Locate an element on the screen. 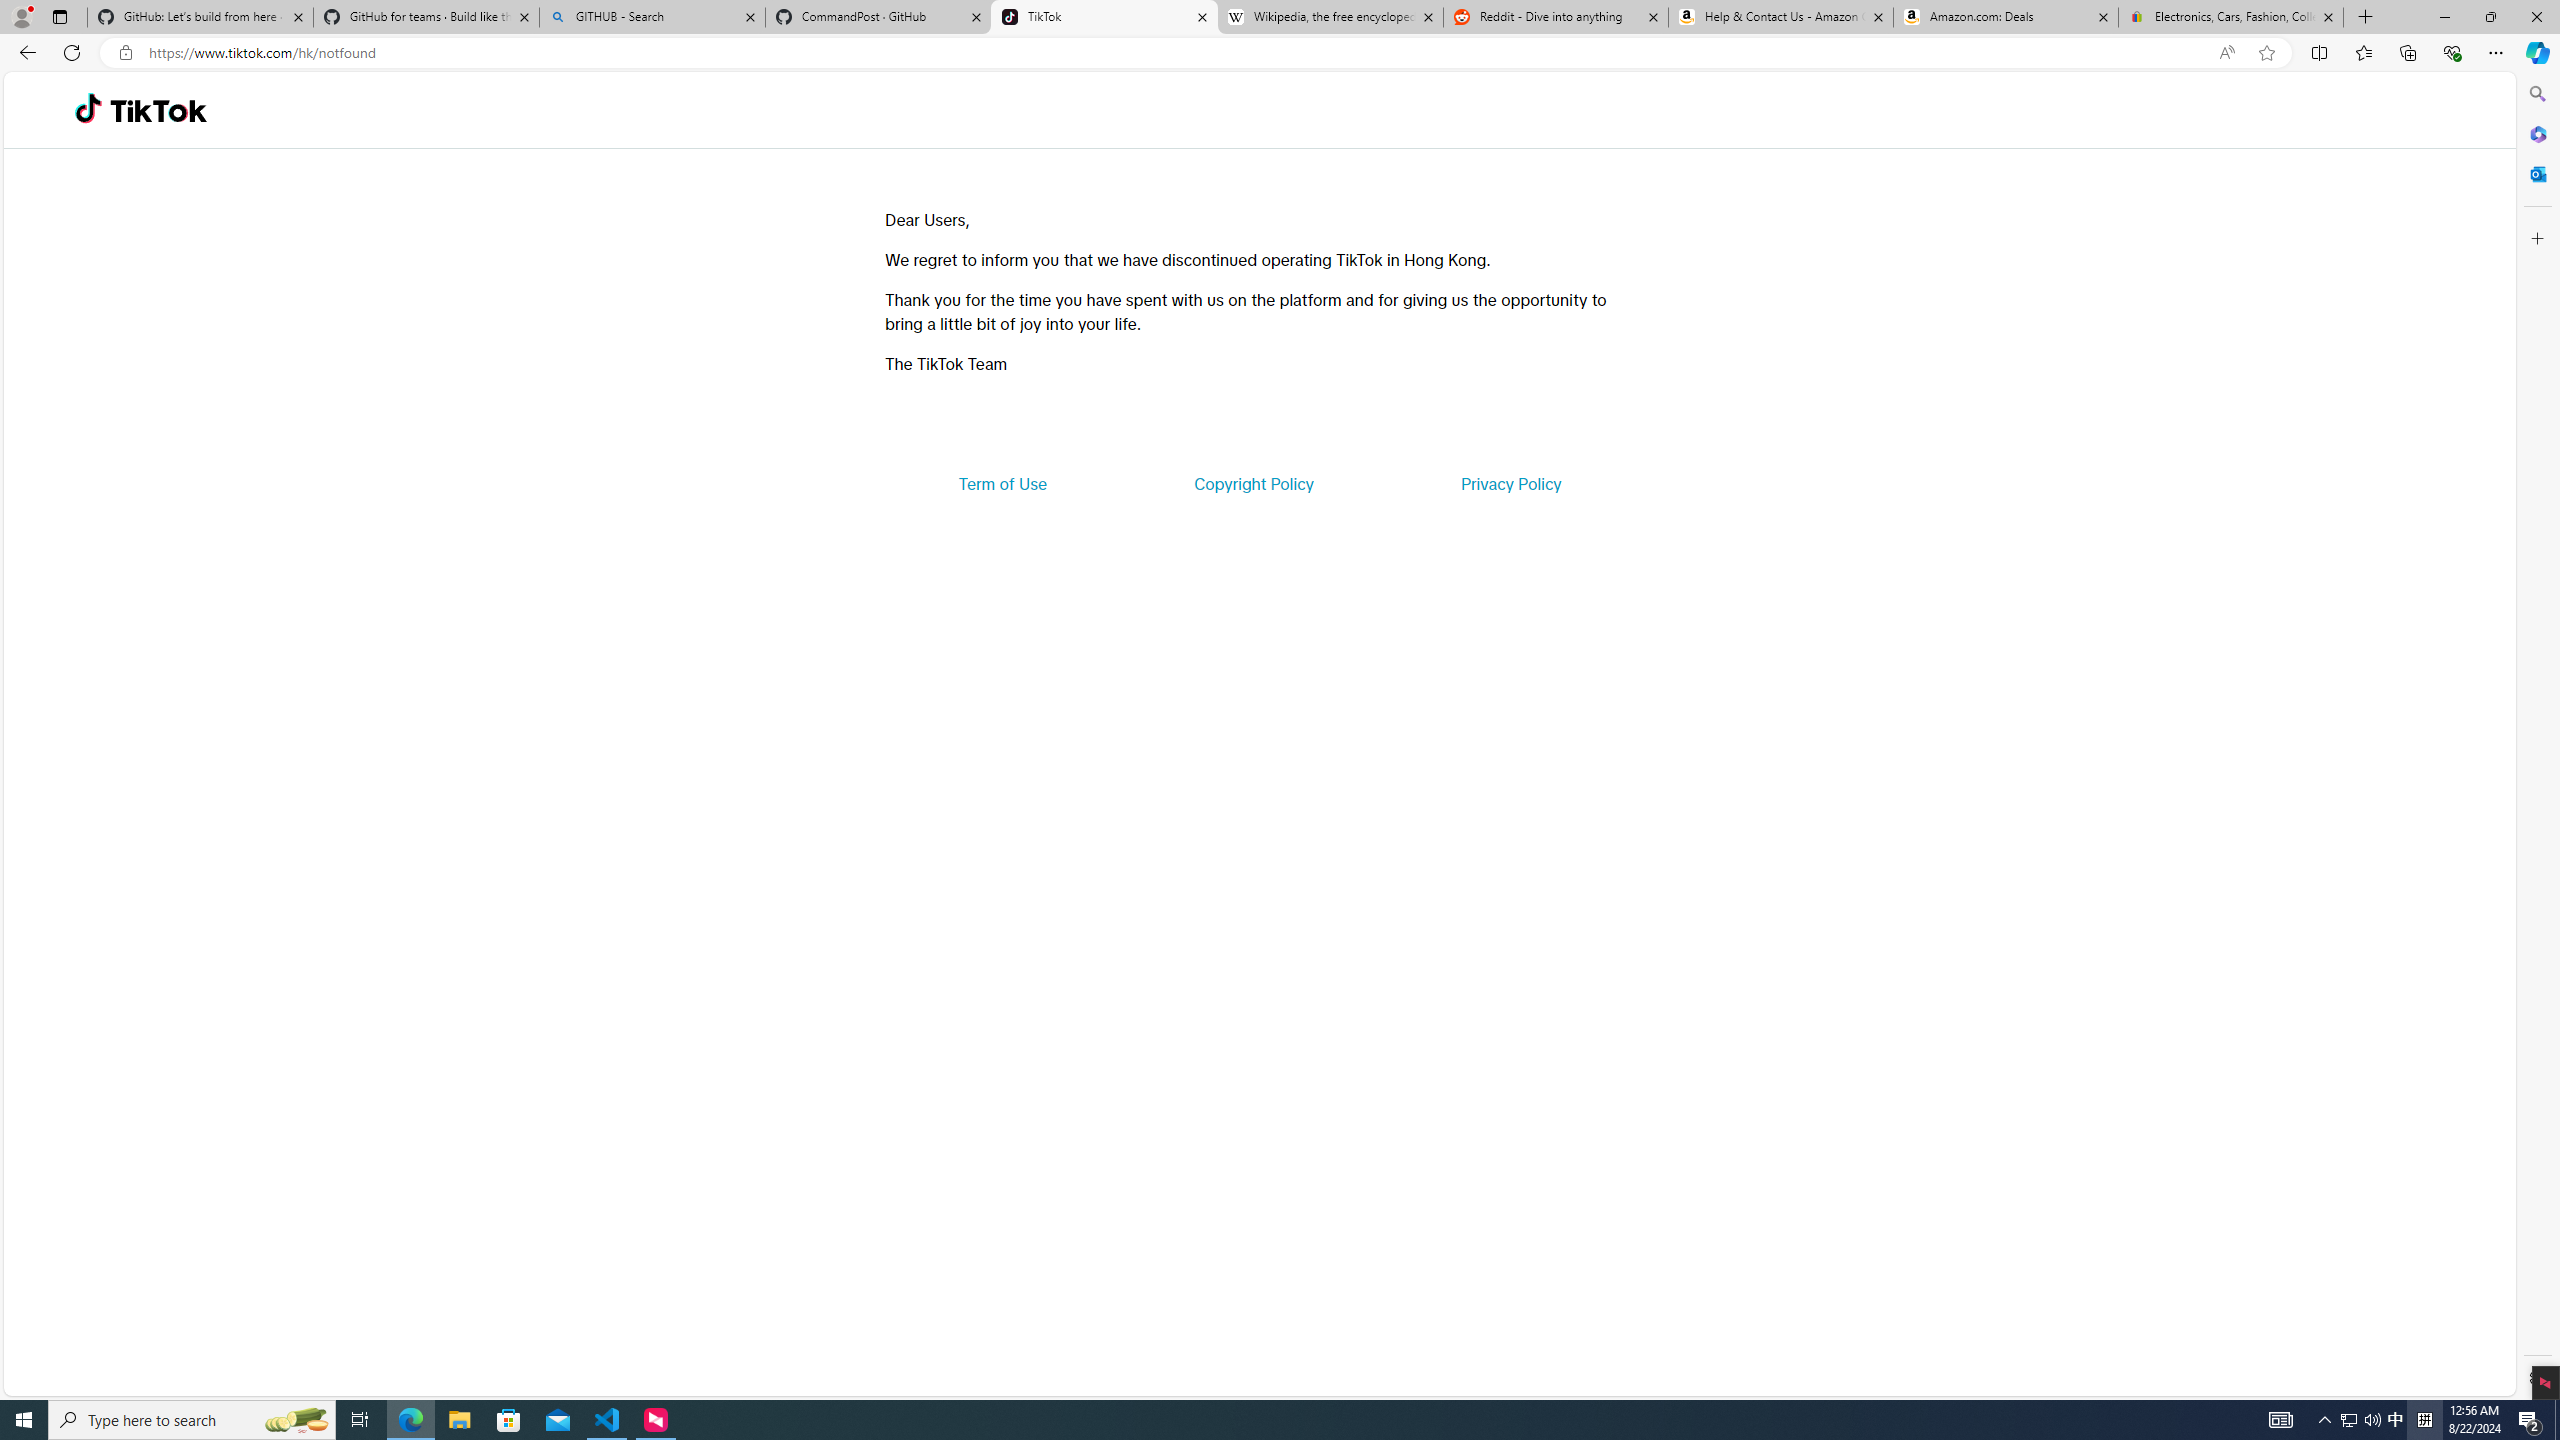 This screenshot has height=1440, width=2560. 'Wikipedia, the free encyclopedia' is located at coordinates (1328, 16).